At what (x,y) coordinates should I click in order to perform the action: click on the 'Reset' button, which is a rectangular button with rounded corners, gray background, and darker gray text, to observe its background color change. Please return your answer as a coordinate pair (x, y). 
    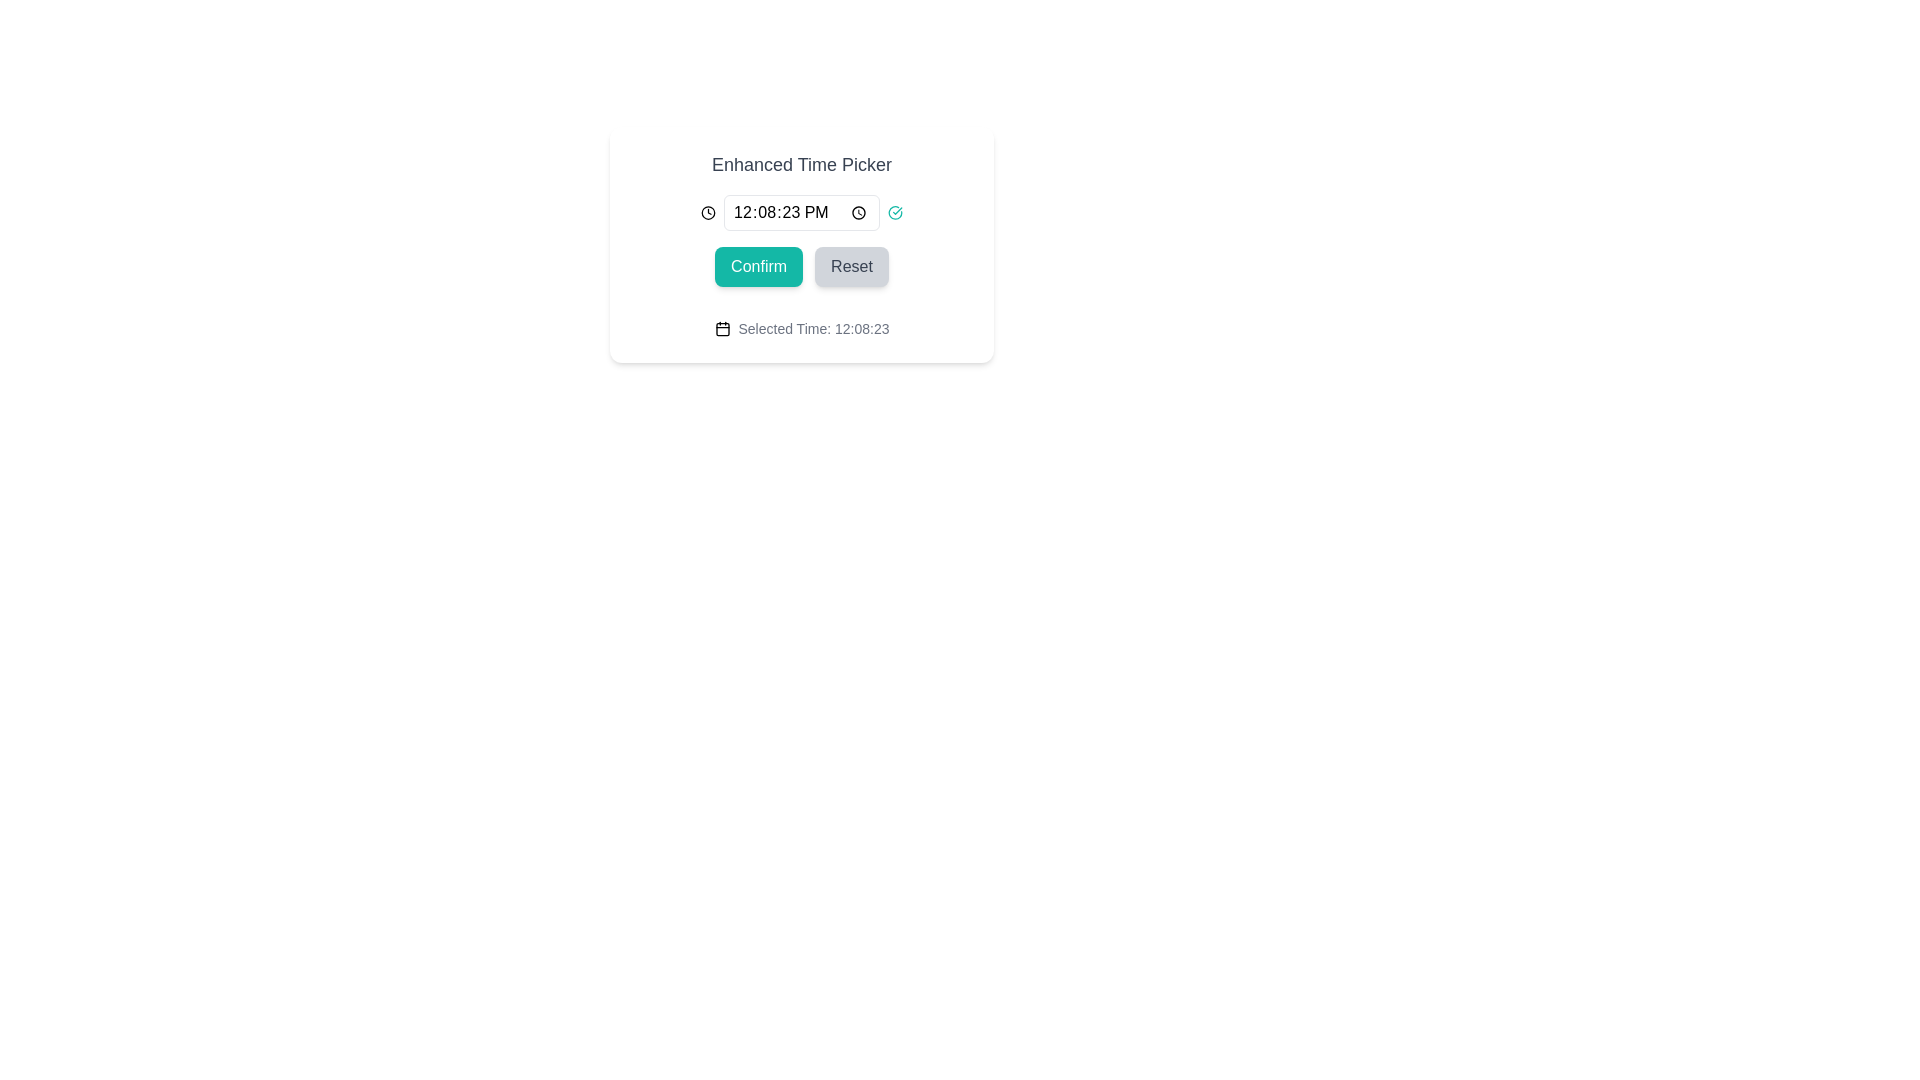
    Looking at the image, I should click on (852, 265).